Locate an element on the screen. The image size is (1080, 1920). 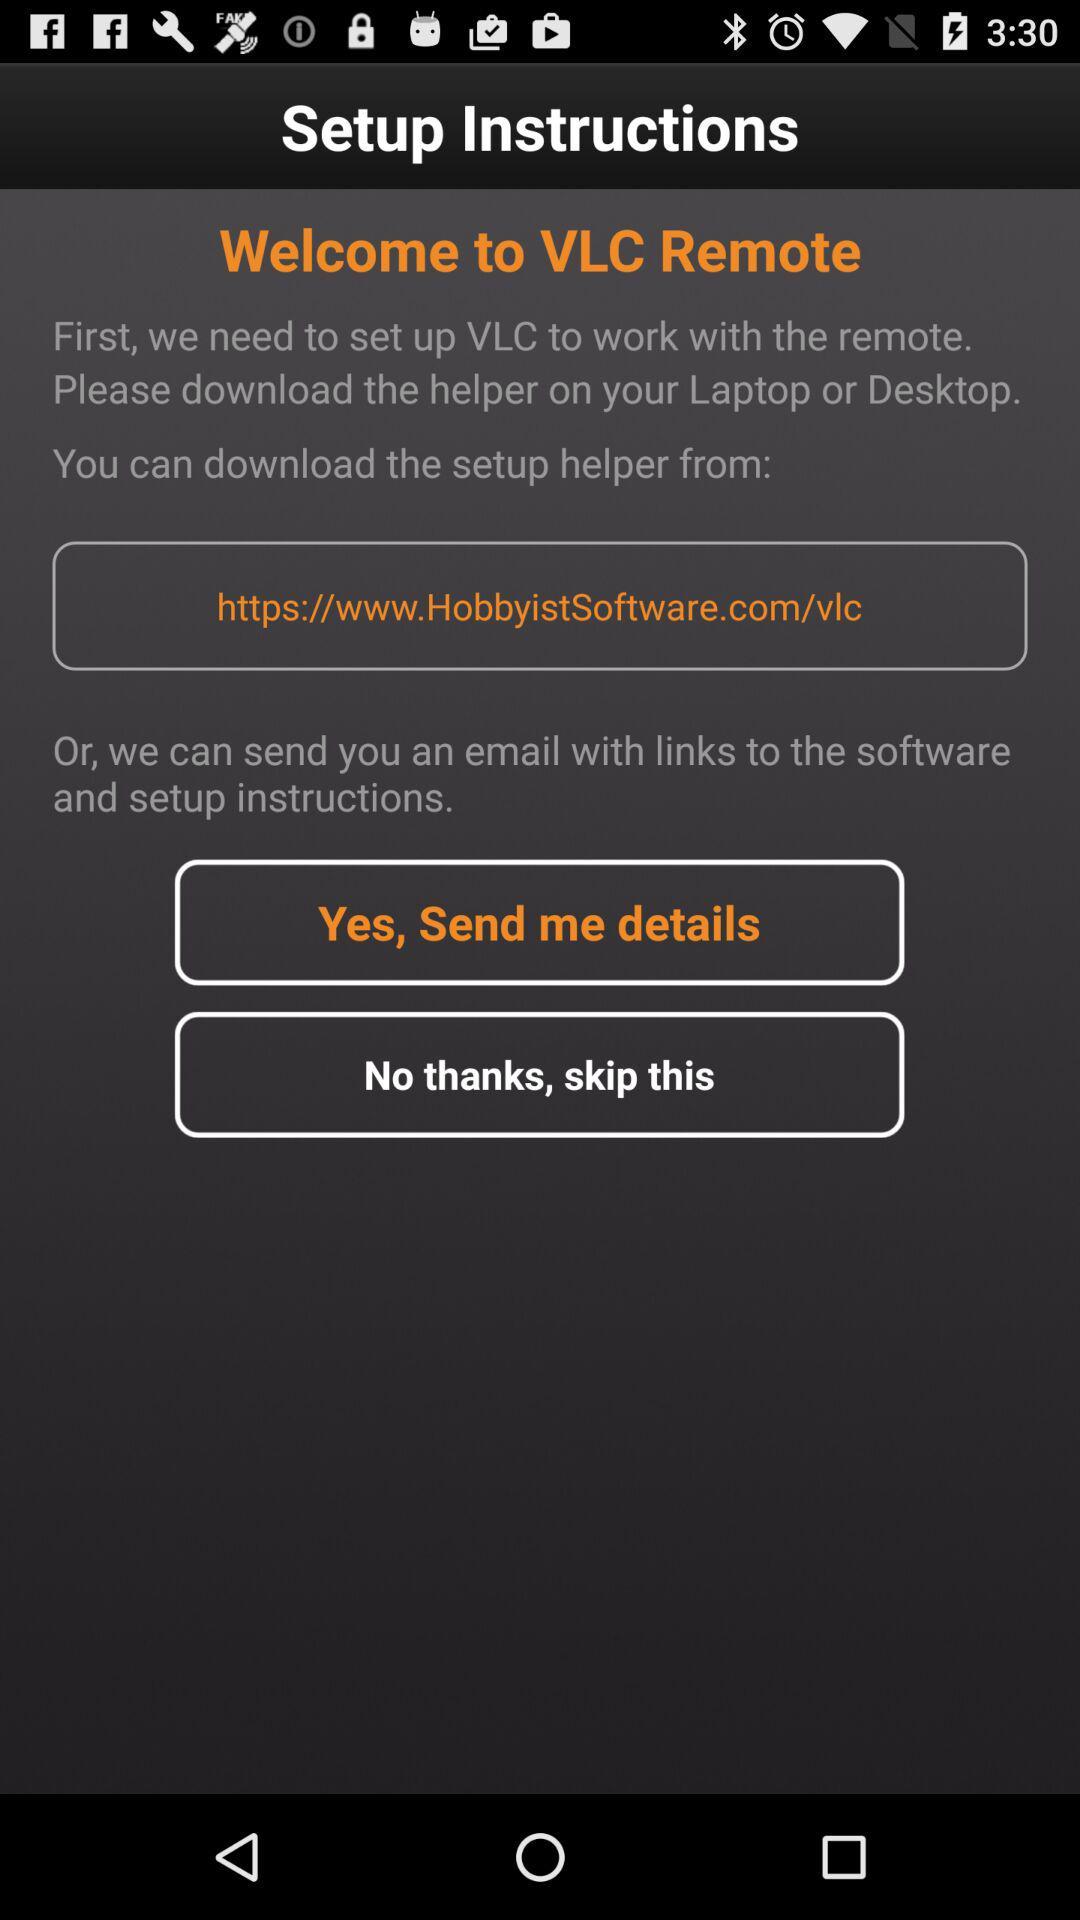
the https www hobbyistsoftware app is located at coordinates (538, 604).